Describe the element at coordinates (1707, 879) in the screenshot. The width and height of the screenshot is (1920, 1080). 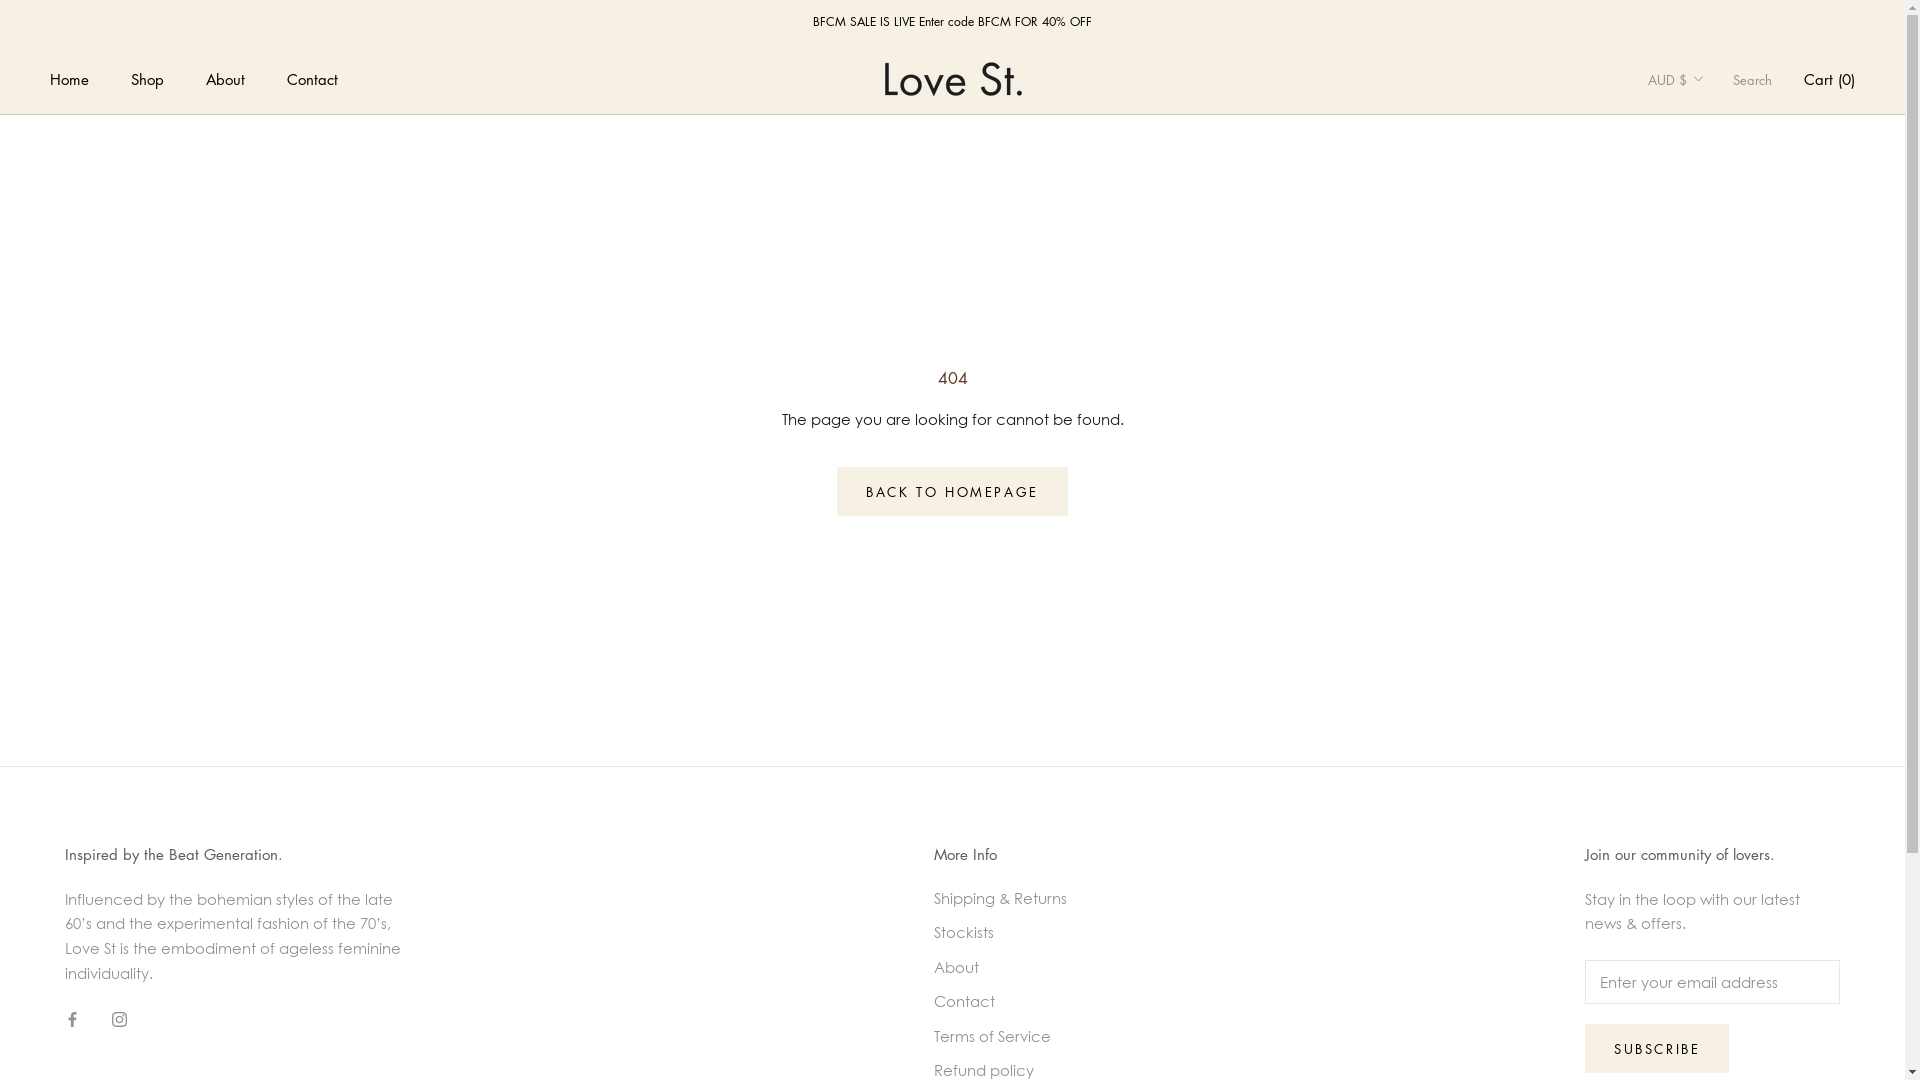
I see `'CZK'` at that location.